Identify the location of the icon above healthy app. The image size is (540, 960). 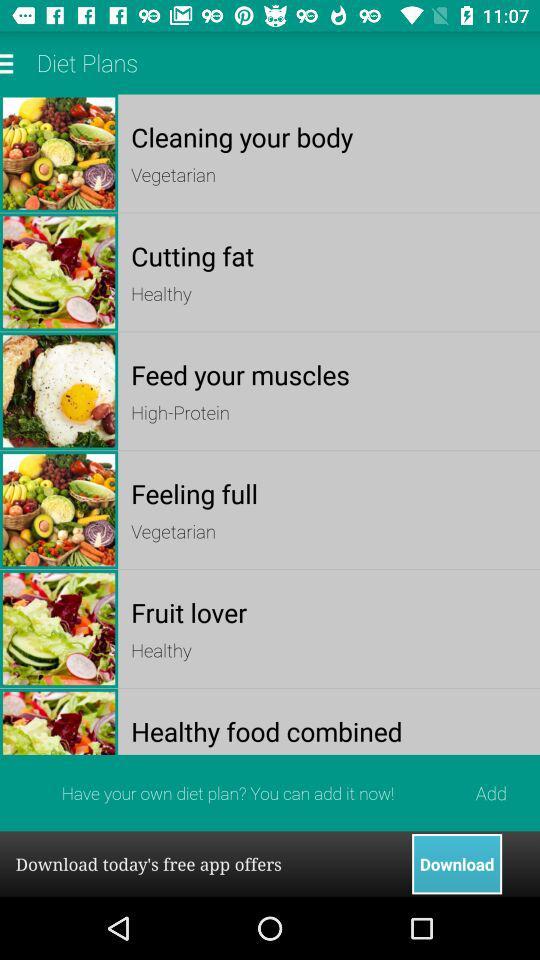
(329, 254).